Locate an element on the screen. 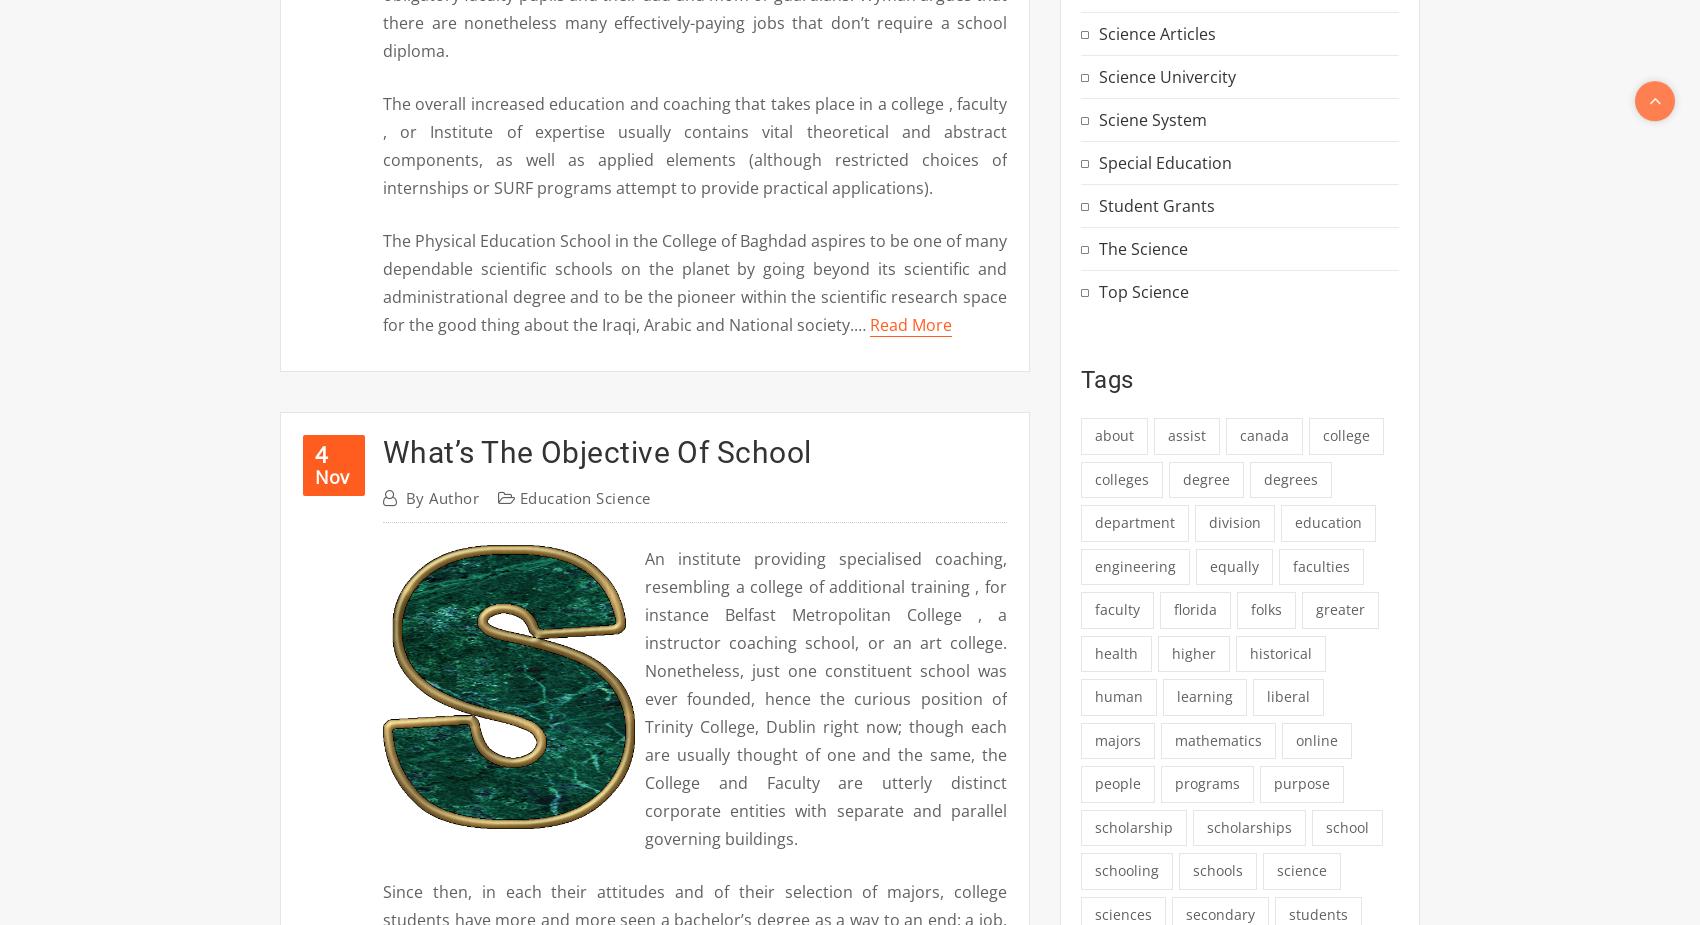  'An institute providing specialised coaching, resembling a college of additional training , for instance Belfast Metropolitan College , a instructor coaching school, or an art college. Nonetheless, just one constituent school was ever founded, hence the curious position of Trinity College, Dublin right now; though each are usually thought of one and the same, the College and Faculty are utterly distinct corporate entities with separate and parallel governing buildings.' is located at coordinates (825, 699).